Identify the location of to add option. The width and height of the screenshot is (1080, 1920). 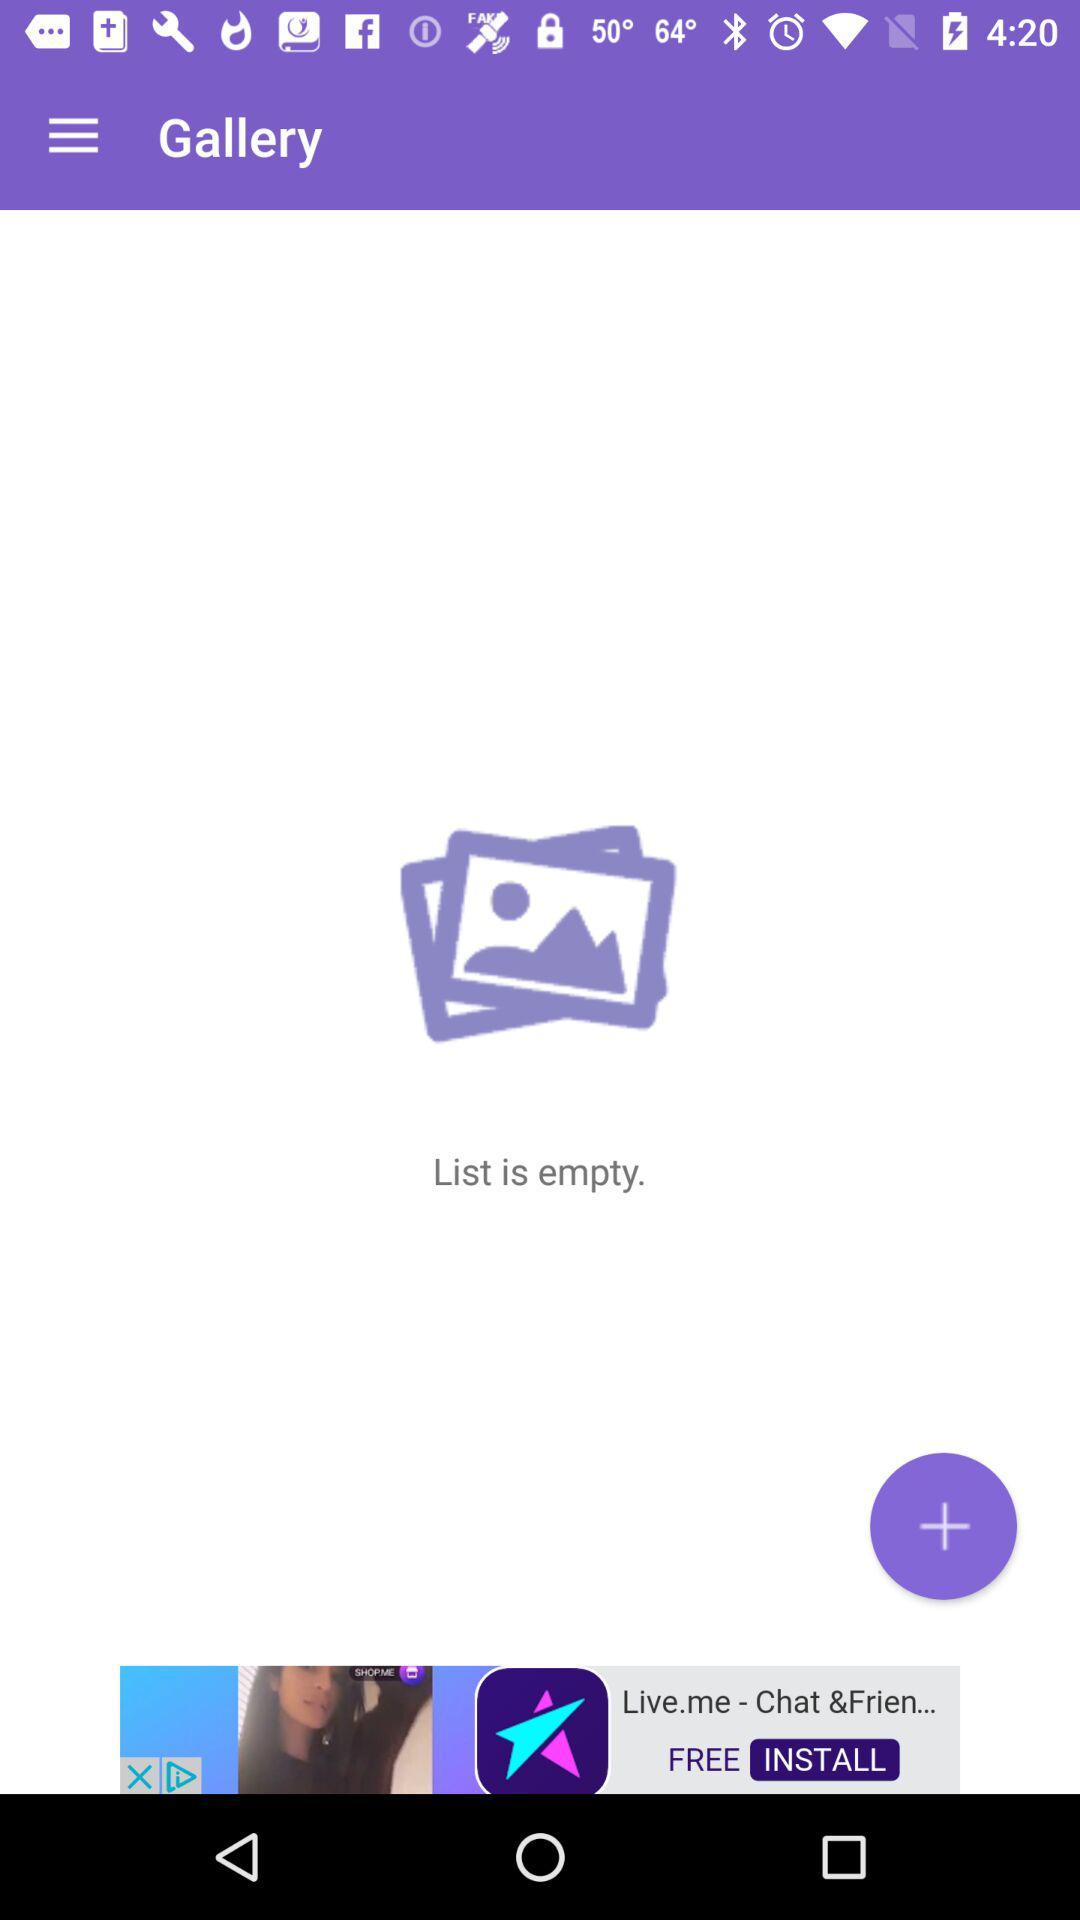
(943, 1525).